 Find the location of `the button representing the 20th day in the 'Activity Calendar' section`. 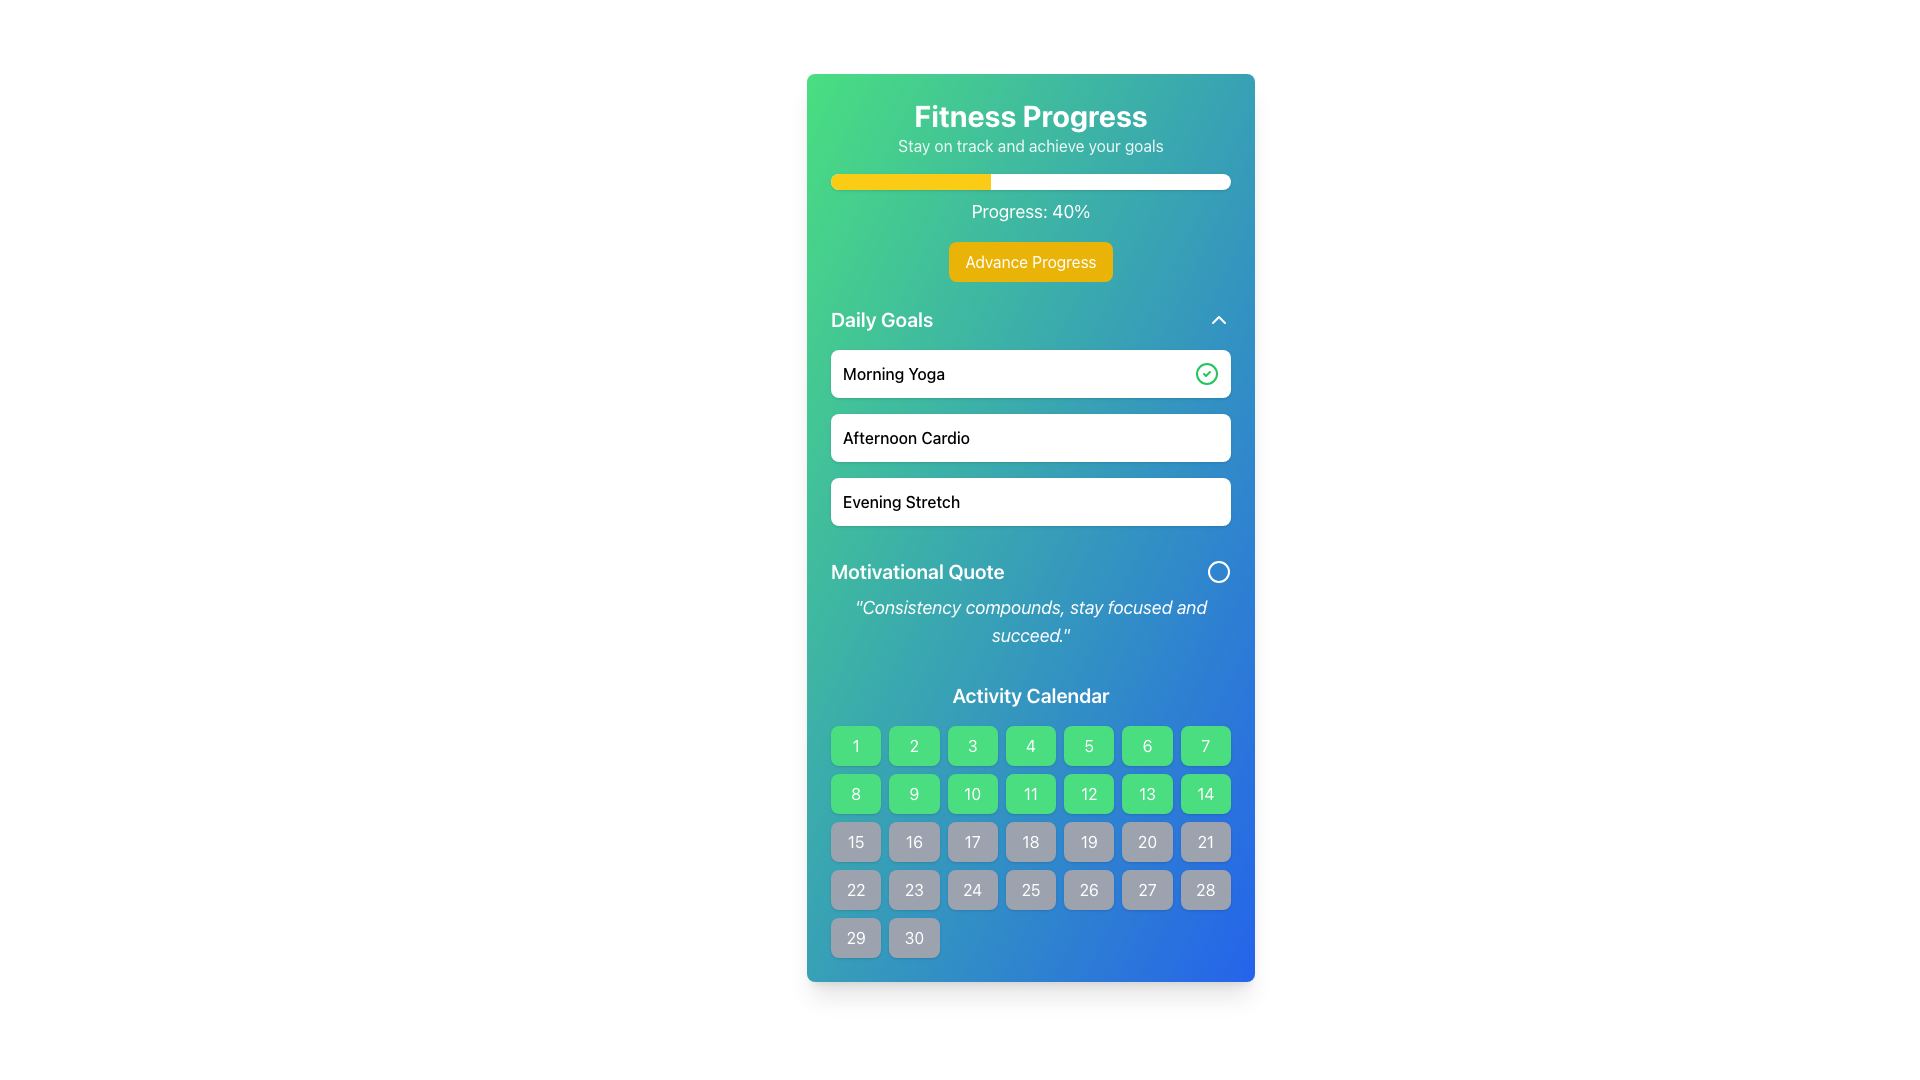

the button representing the 20th day in the 'Activity Calendar' section is located at coordinates (1147, 841).